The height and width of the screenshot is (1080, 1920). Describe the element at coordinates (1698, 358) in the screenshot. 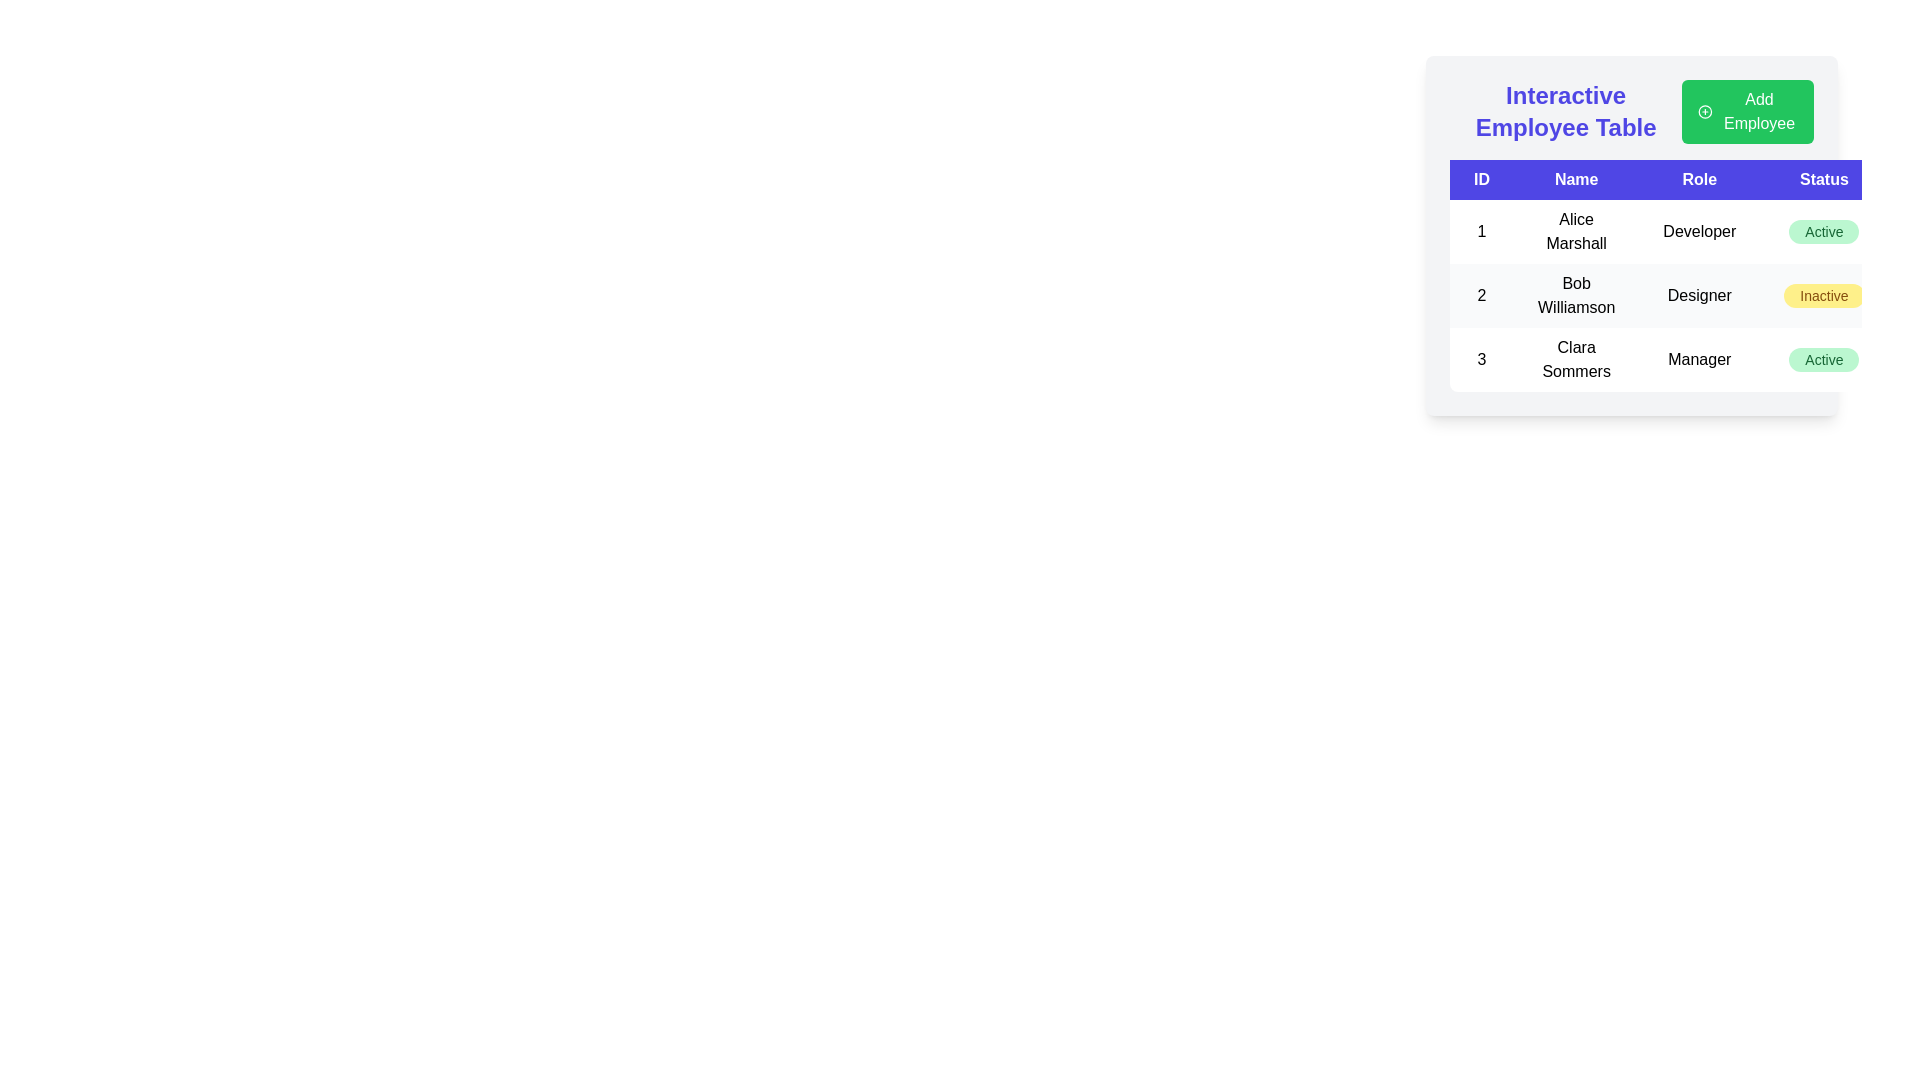

I see `the 'Manager' text label in the last row of the Interactive Employee Table, which is the third column from the right corresponding to Clara Sommers` at that location.